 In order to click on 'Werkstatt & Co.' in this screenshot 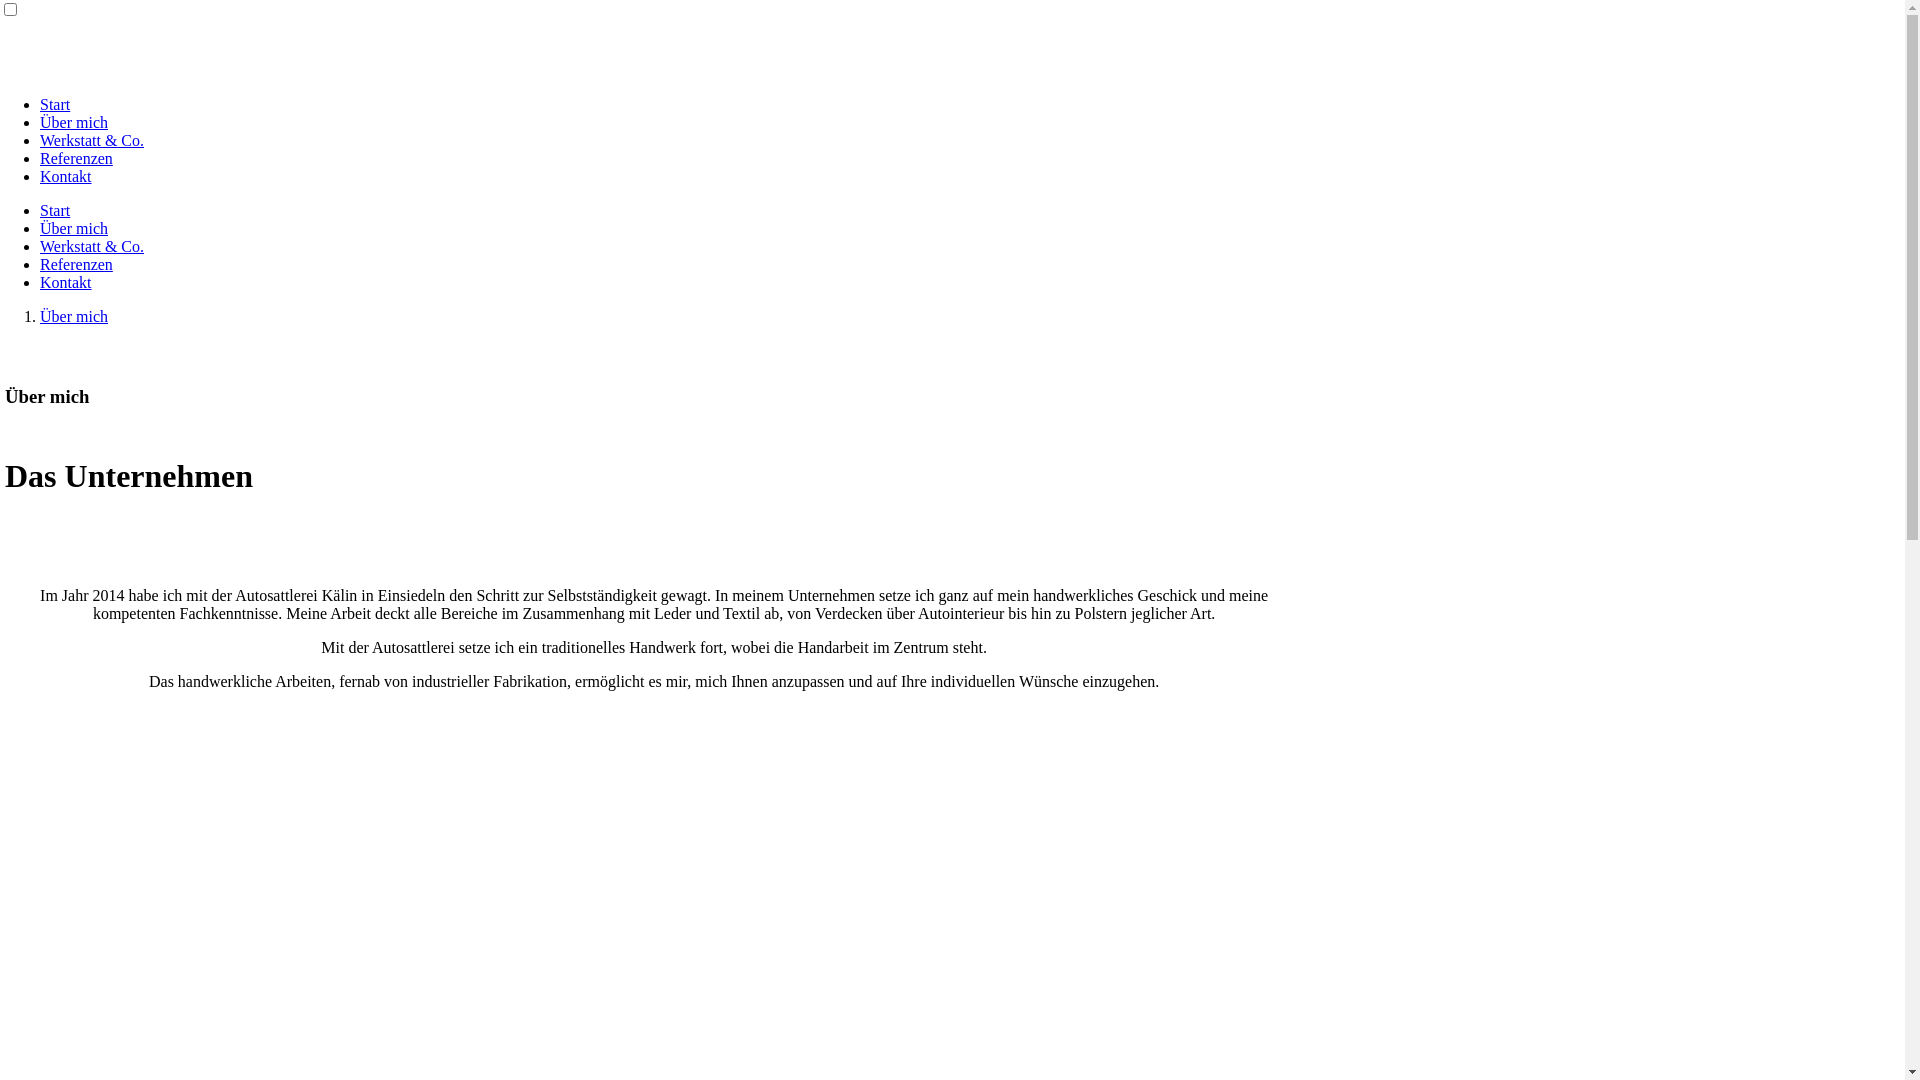, I will do `click(90, 139)`.